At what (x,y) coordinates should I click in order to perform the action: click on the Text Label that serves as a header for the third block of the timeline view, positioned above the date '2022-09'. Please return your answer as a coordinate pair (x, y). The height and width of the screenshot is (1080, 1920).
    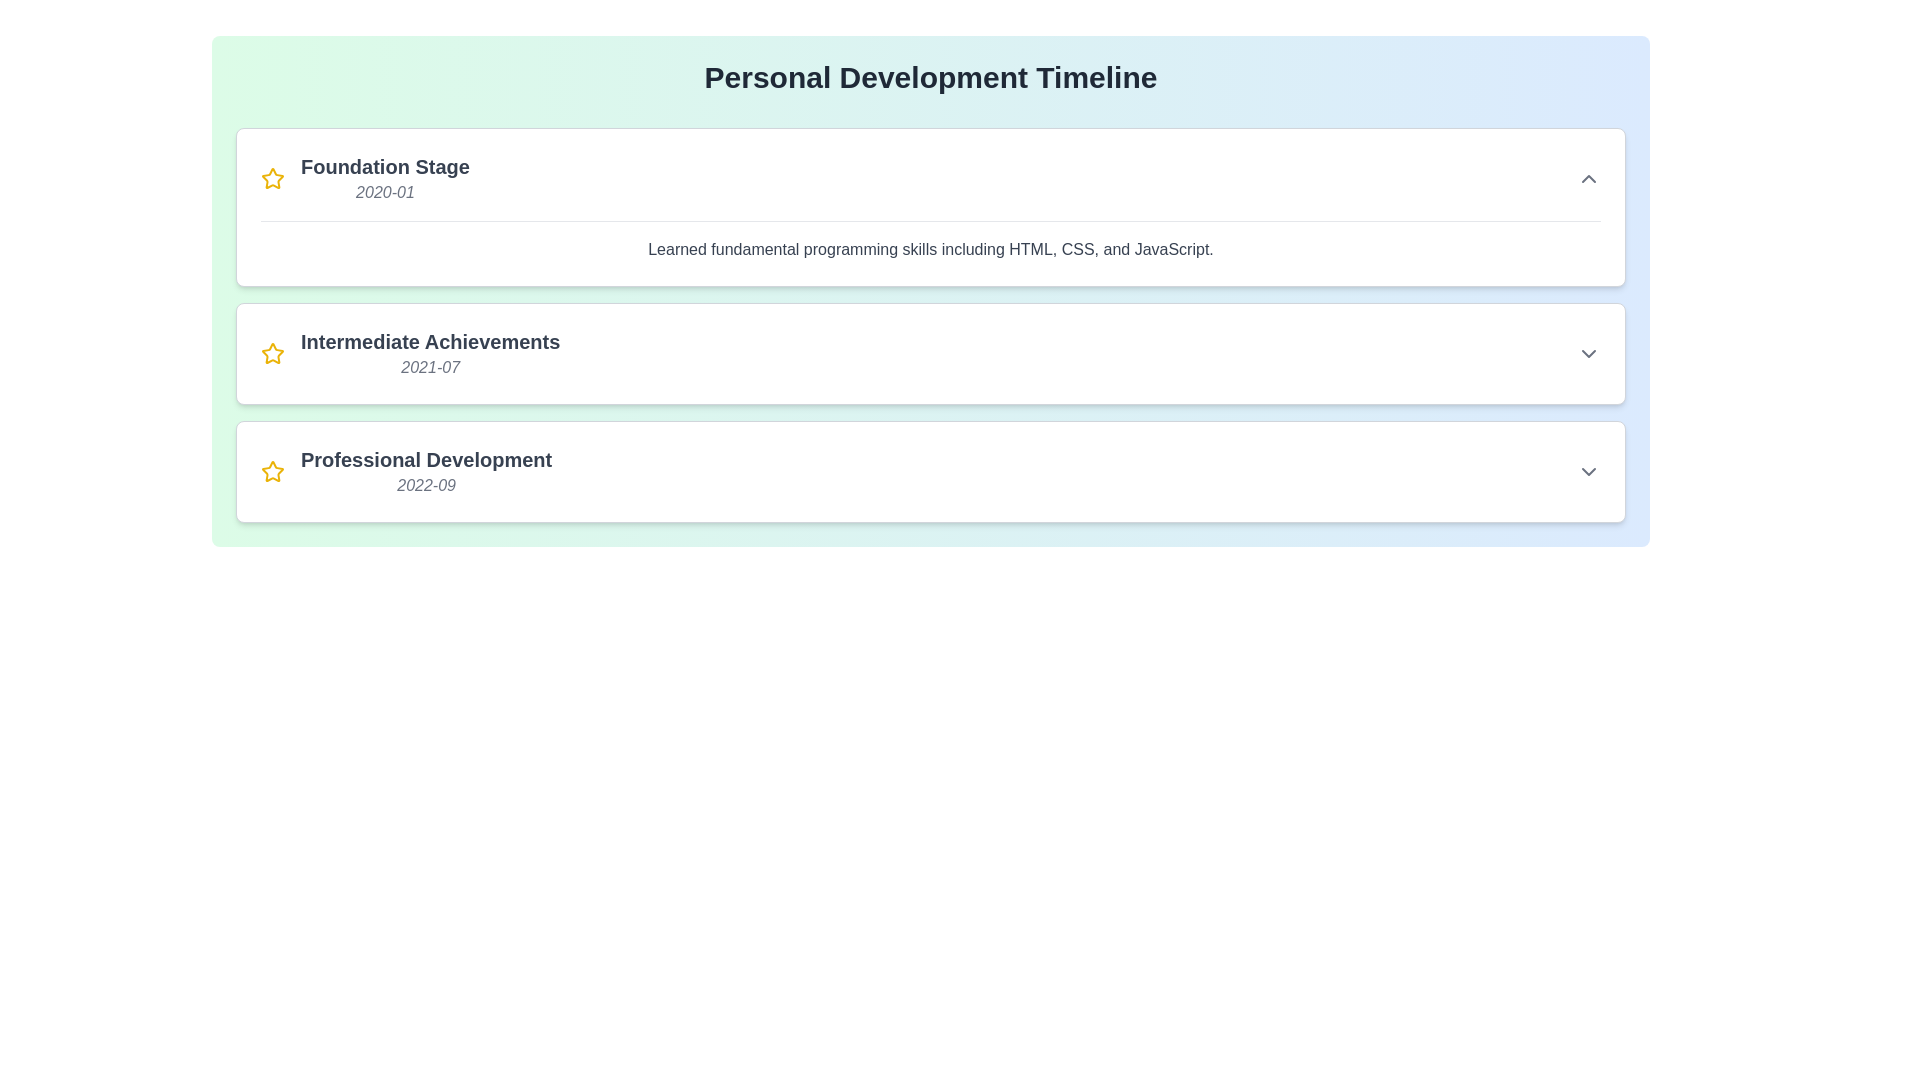
    Looking at the image, I should click on (425, 459).